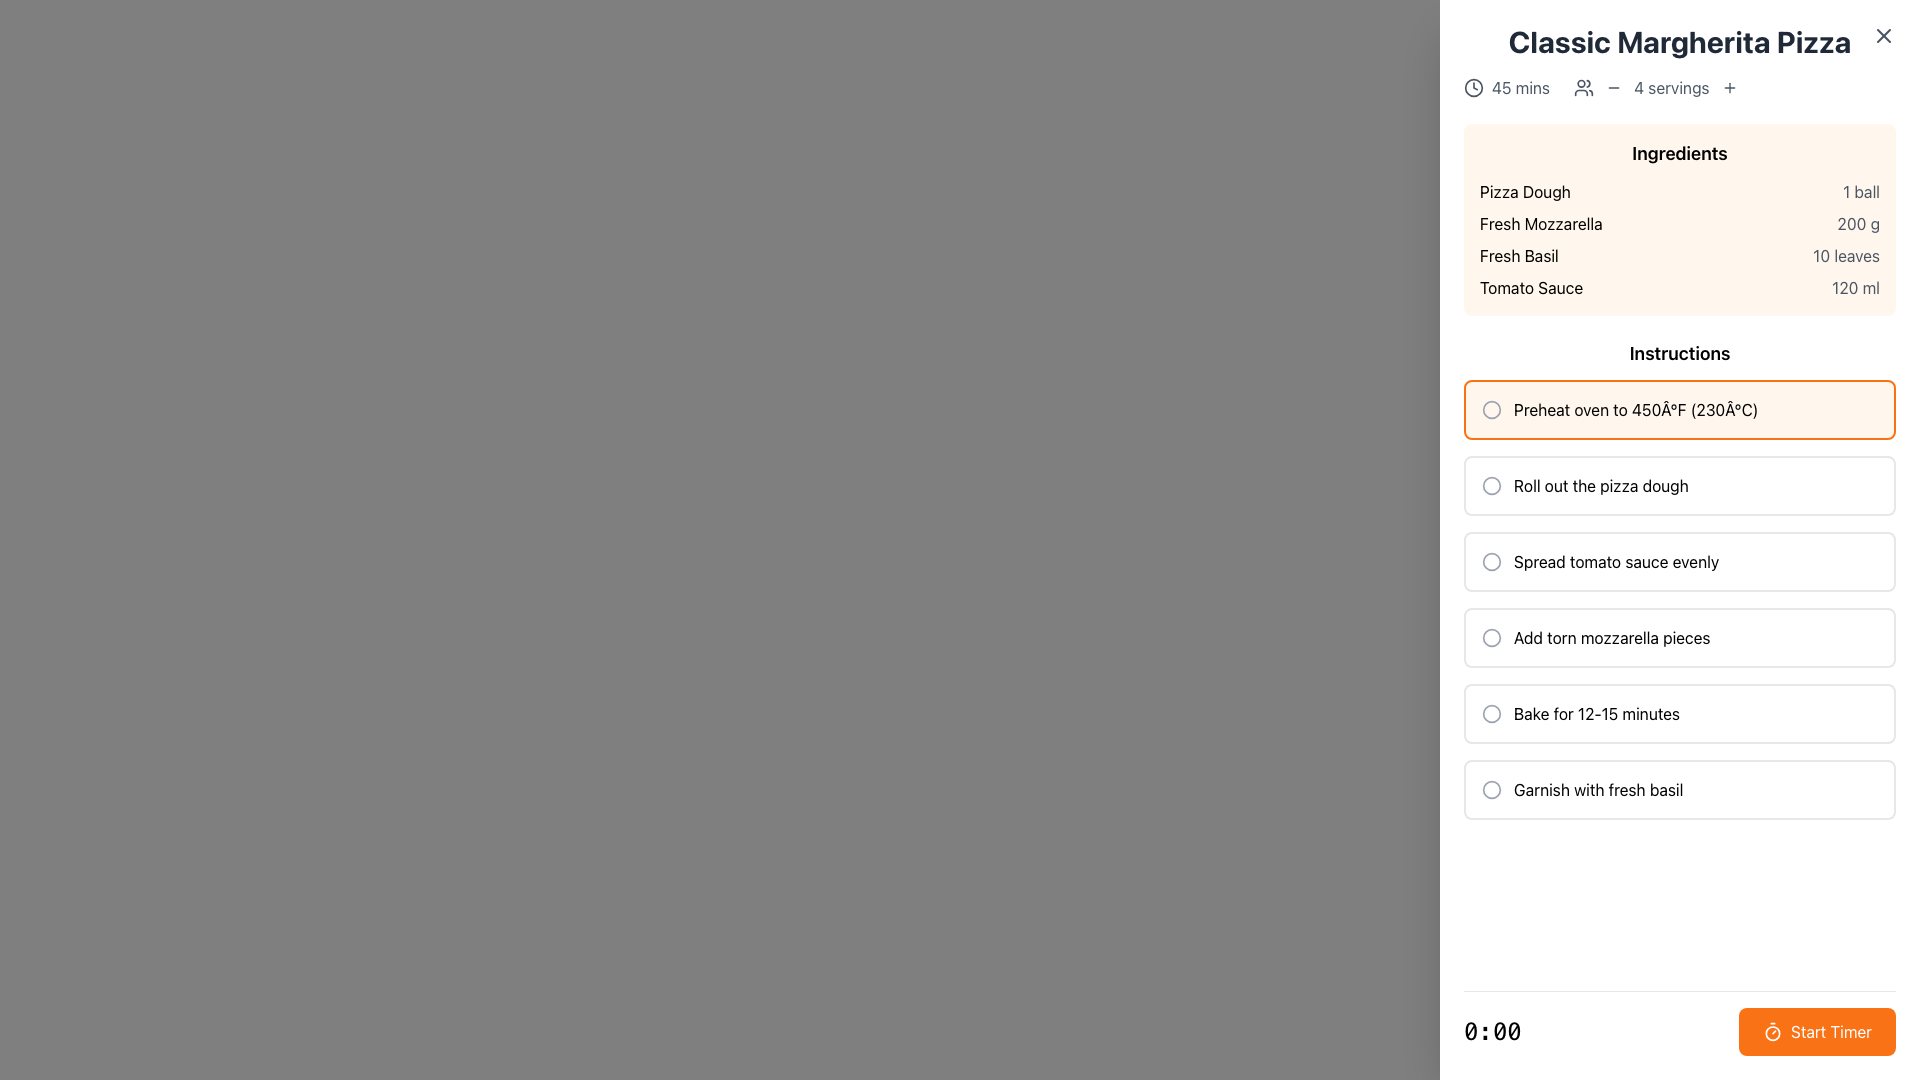 This screenshot has width=1920, height=1080. Describe the element at coordinates (1857, 223) in the screenshot. I see `the static text label displaying '200 g', which is located to the right of the 'Fresh Mozzarella' label in the top-right section of the cream-colored Ingredients panel` at that location.